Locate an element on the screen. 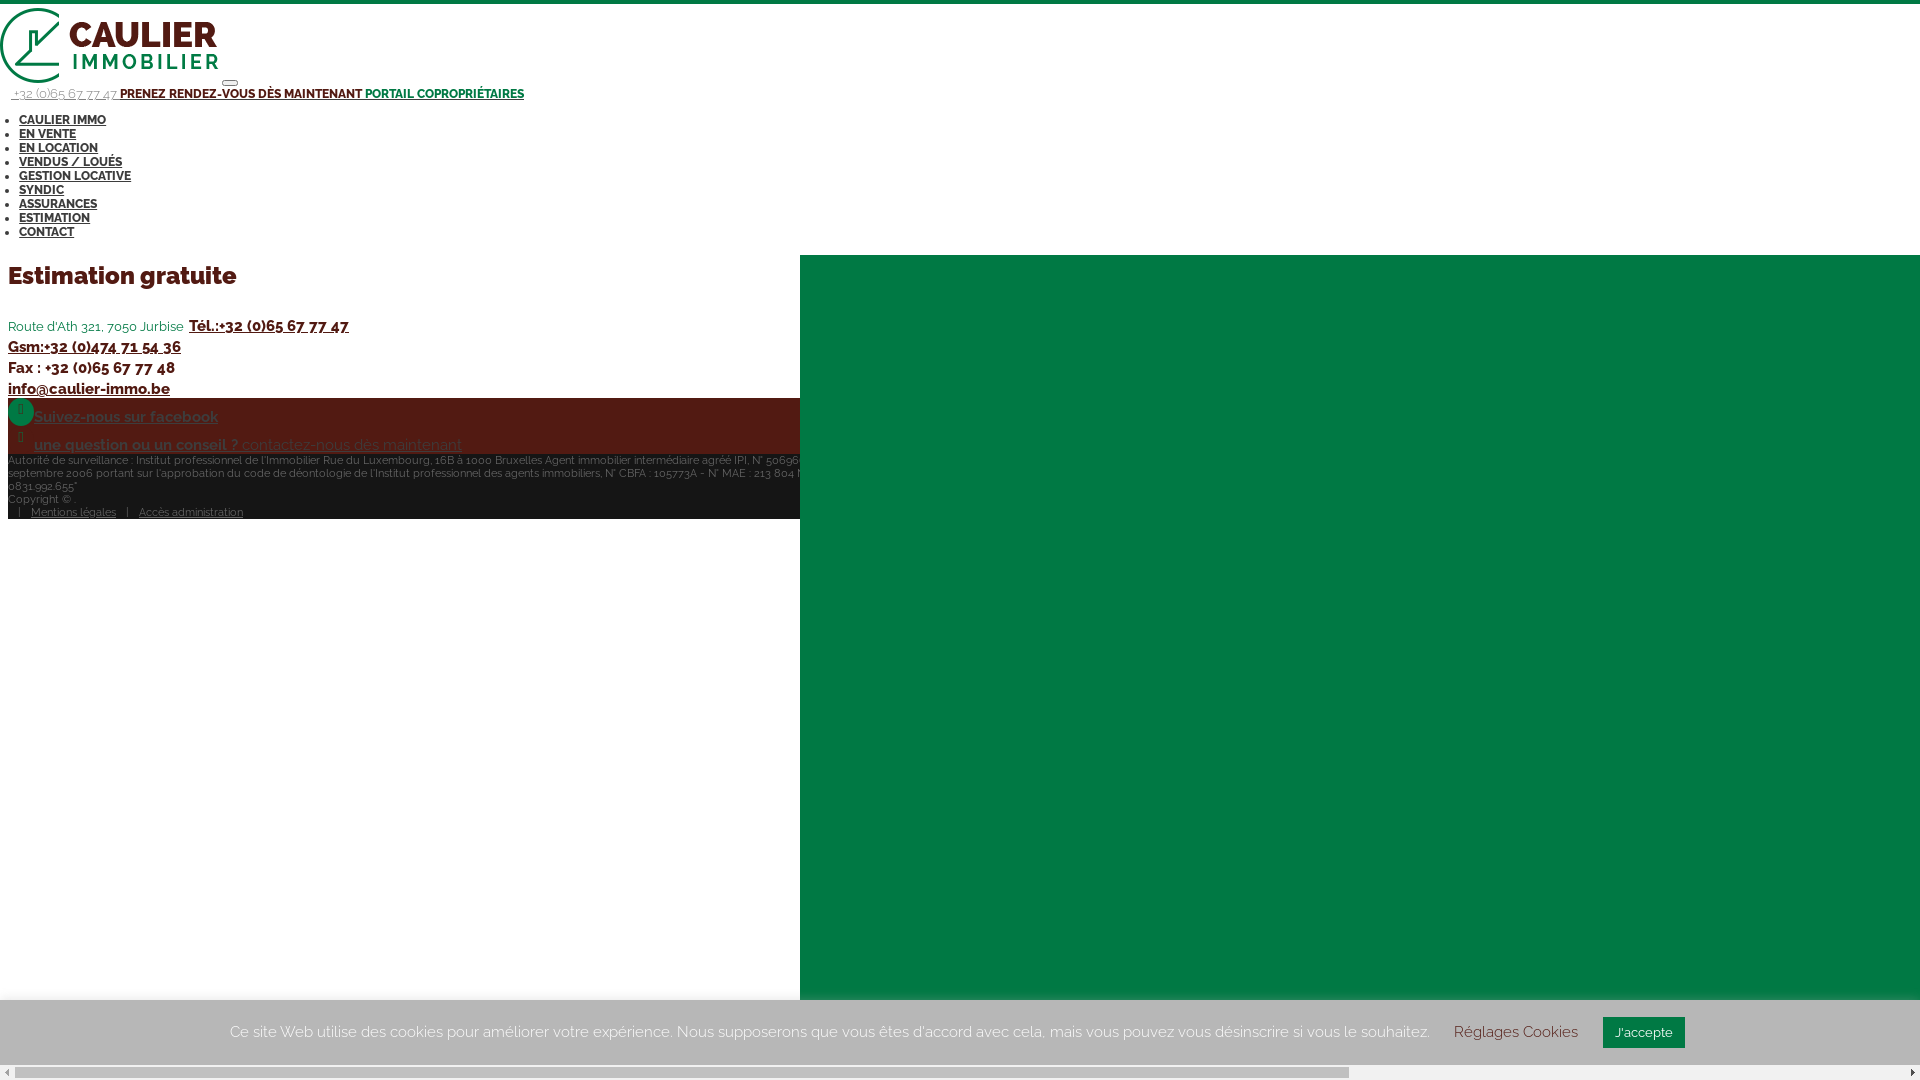  'SYNDIC' is located at coordinates (41, 189).